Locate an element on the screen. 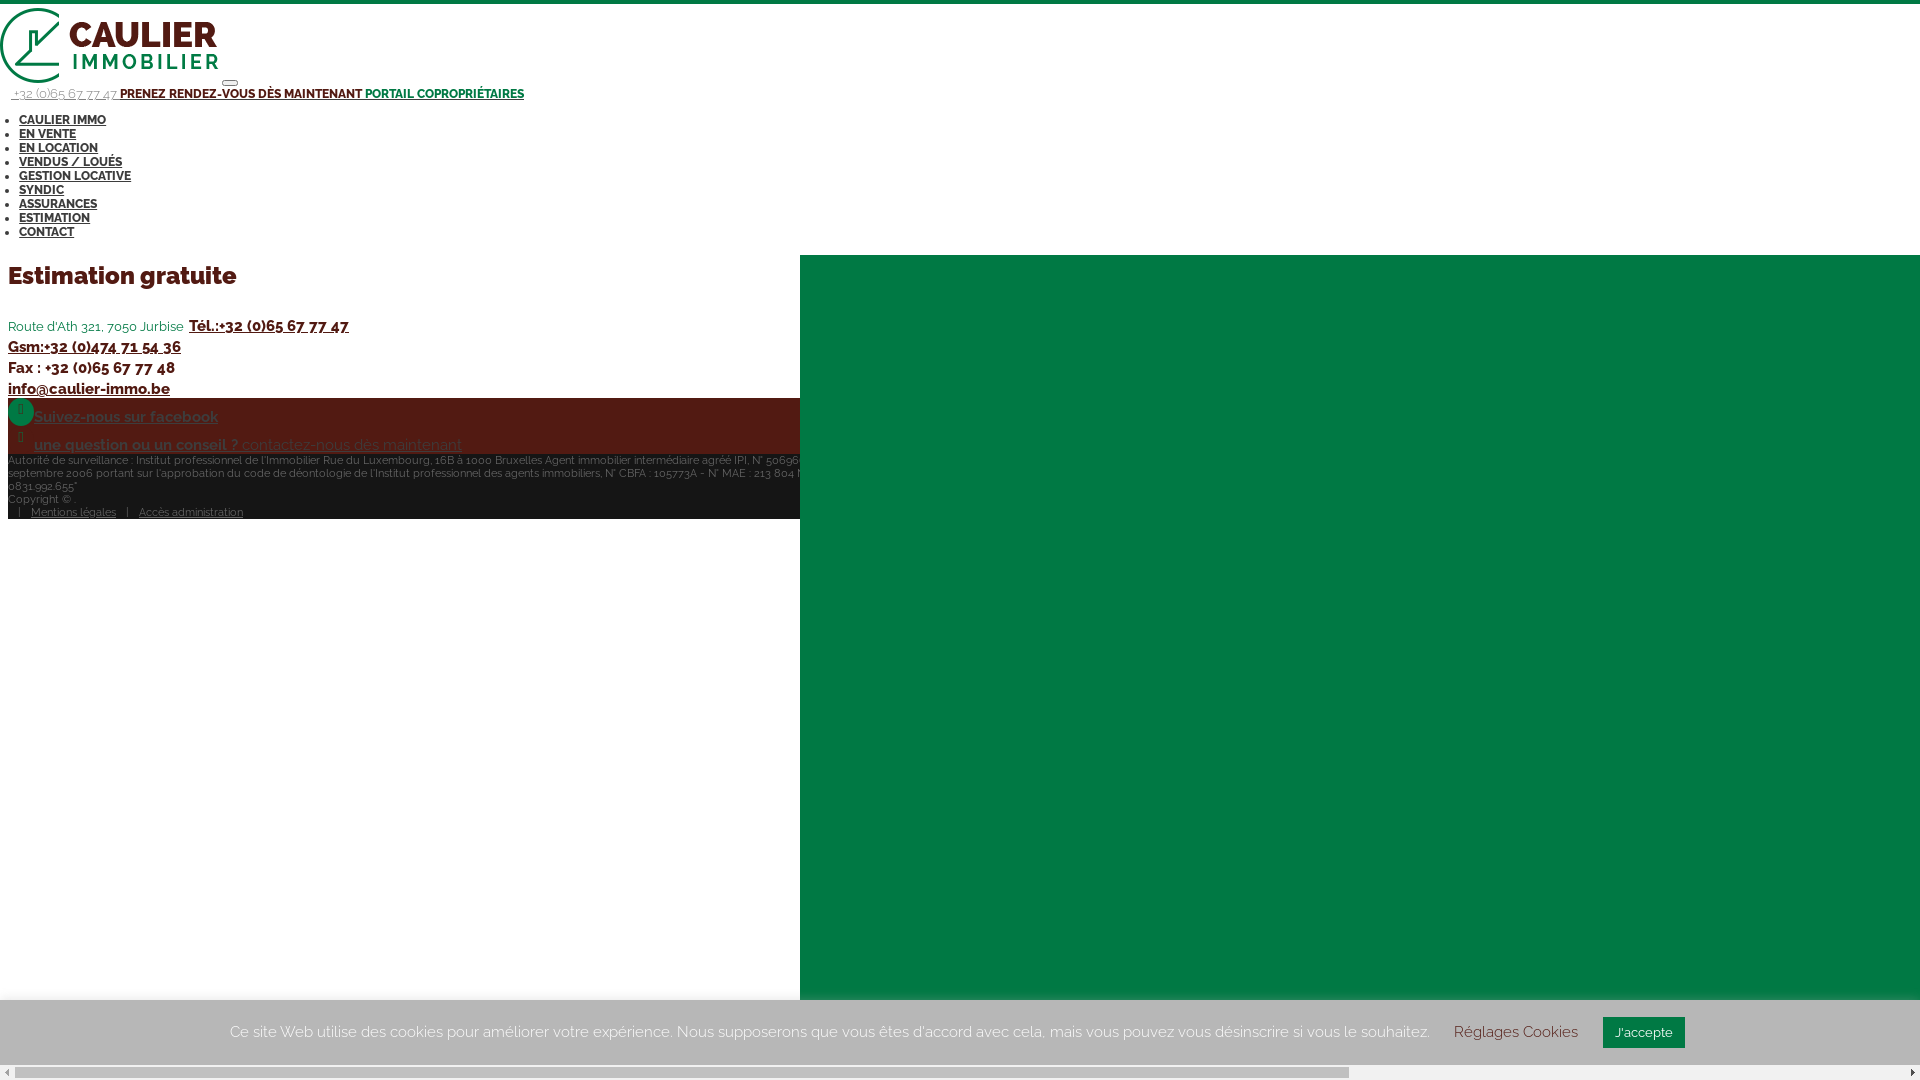  'SYNDIC' is located at coordinates (41, 189).